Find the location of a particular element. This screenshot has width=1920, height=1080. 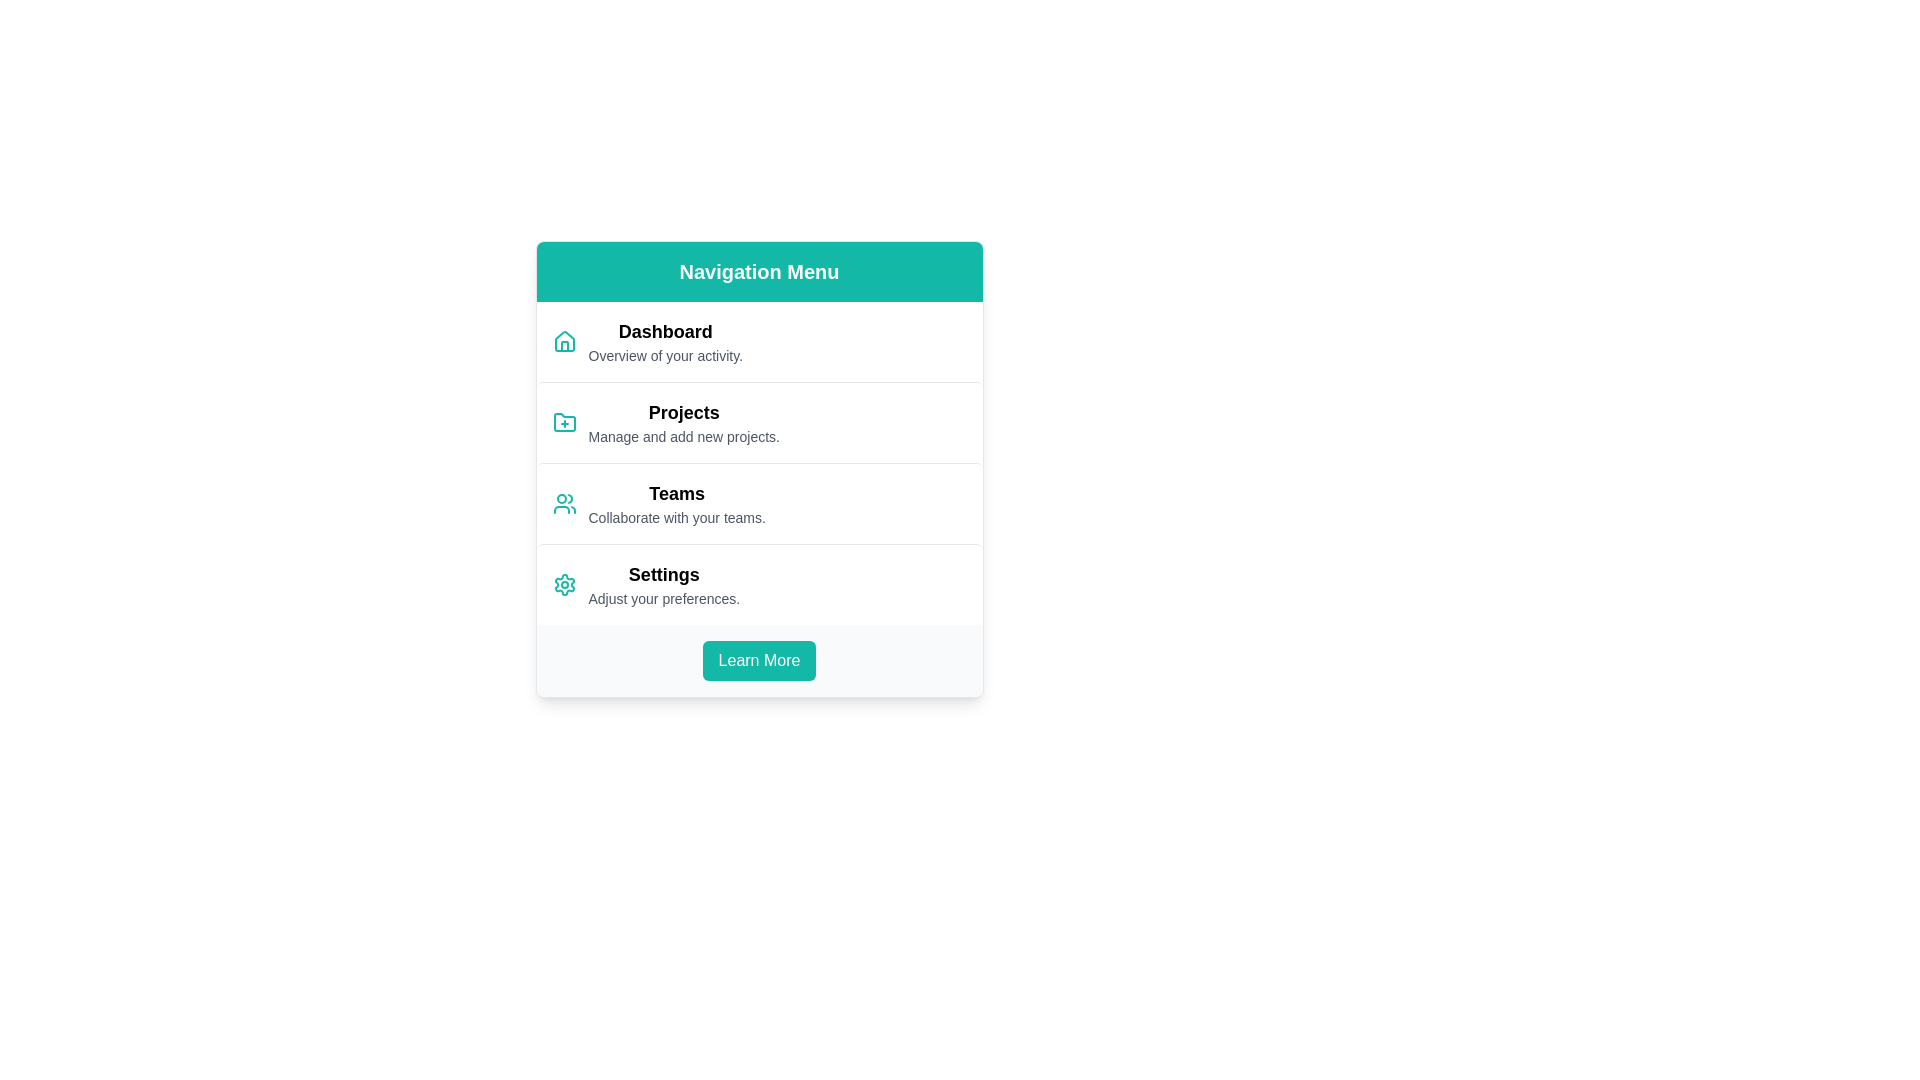

the folder icon with a plus symbol in the navigation menu, which represents 'Projects' is located at coordinates (563, 421).